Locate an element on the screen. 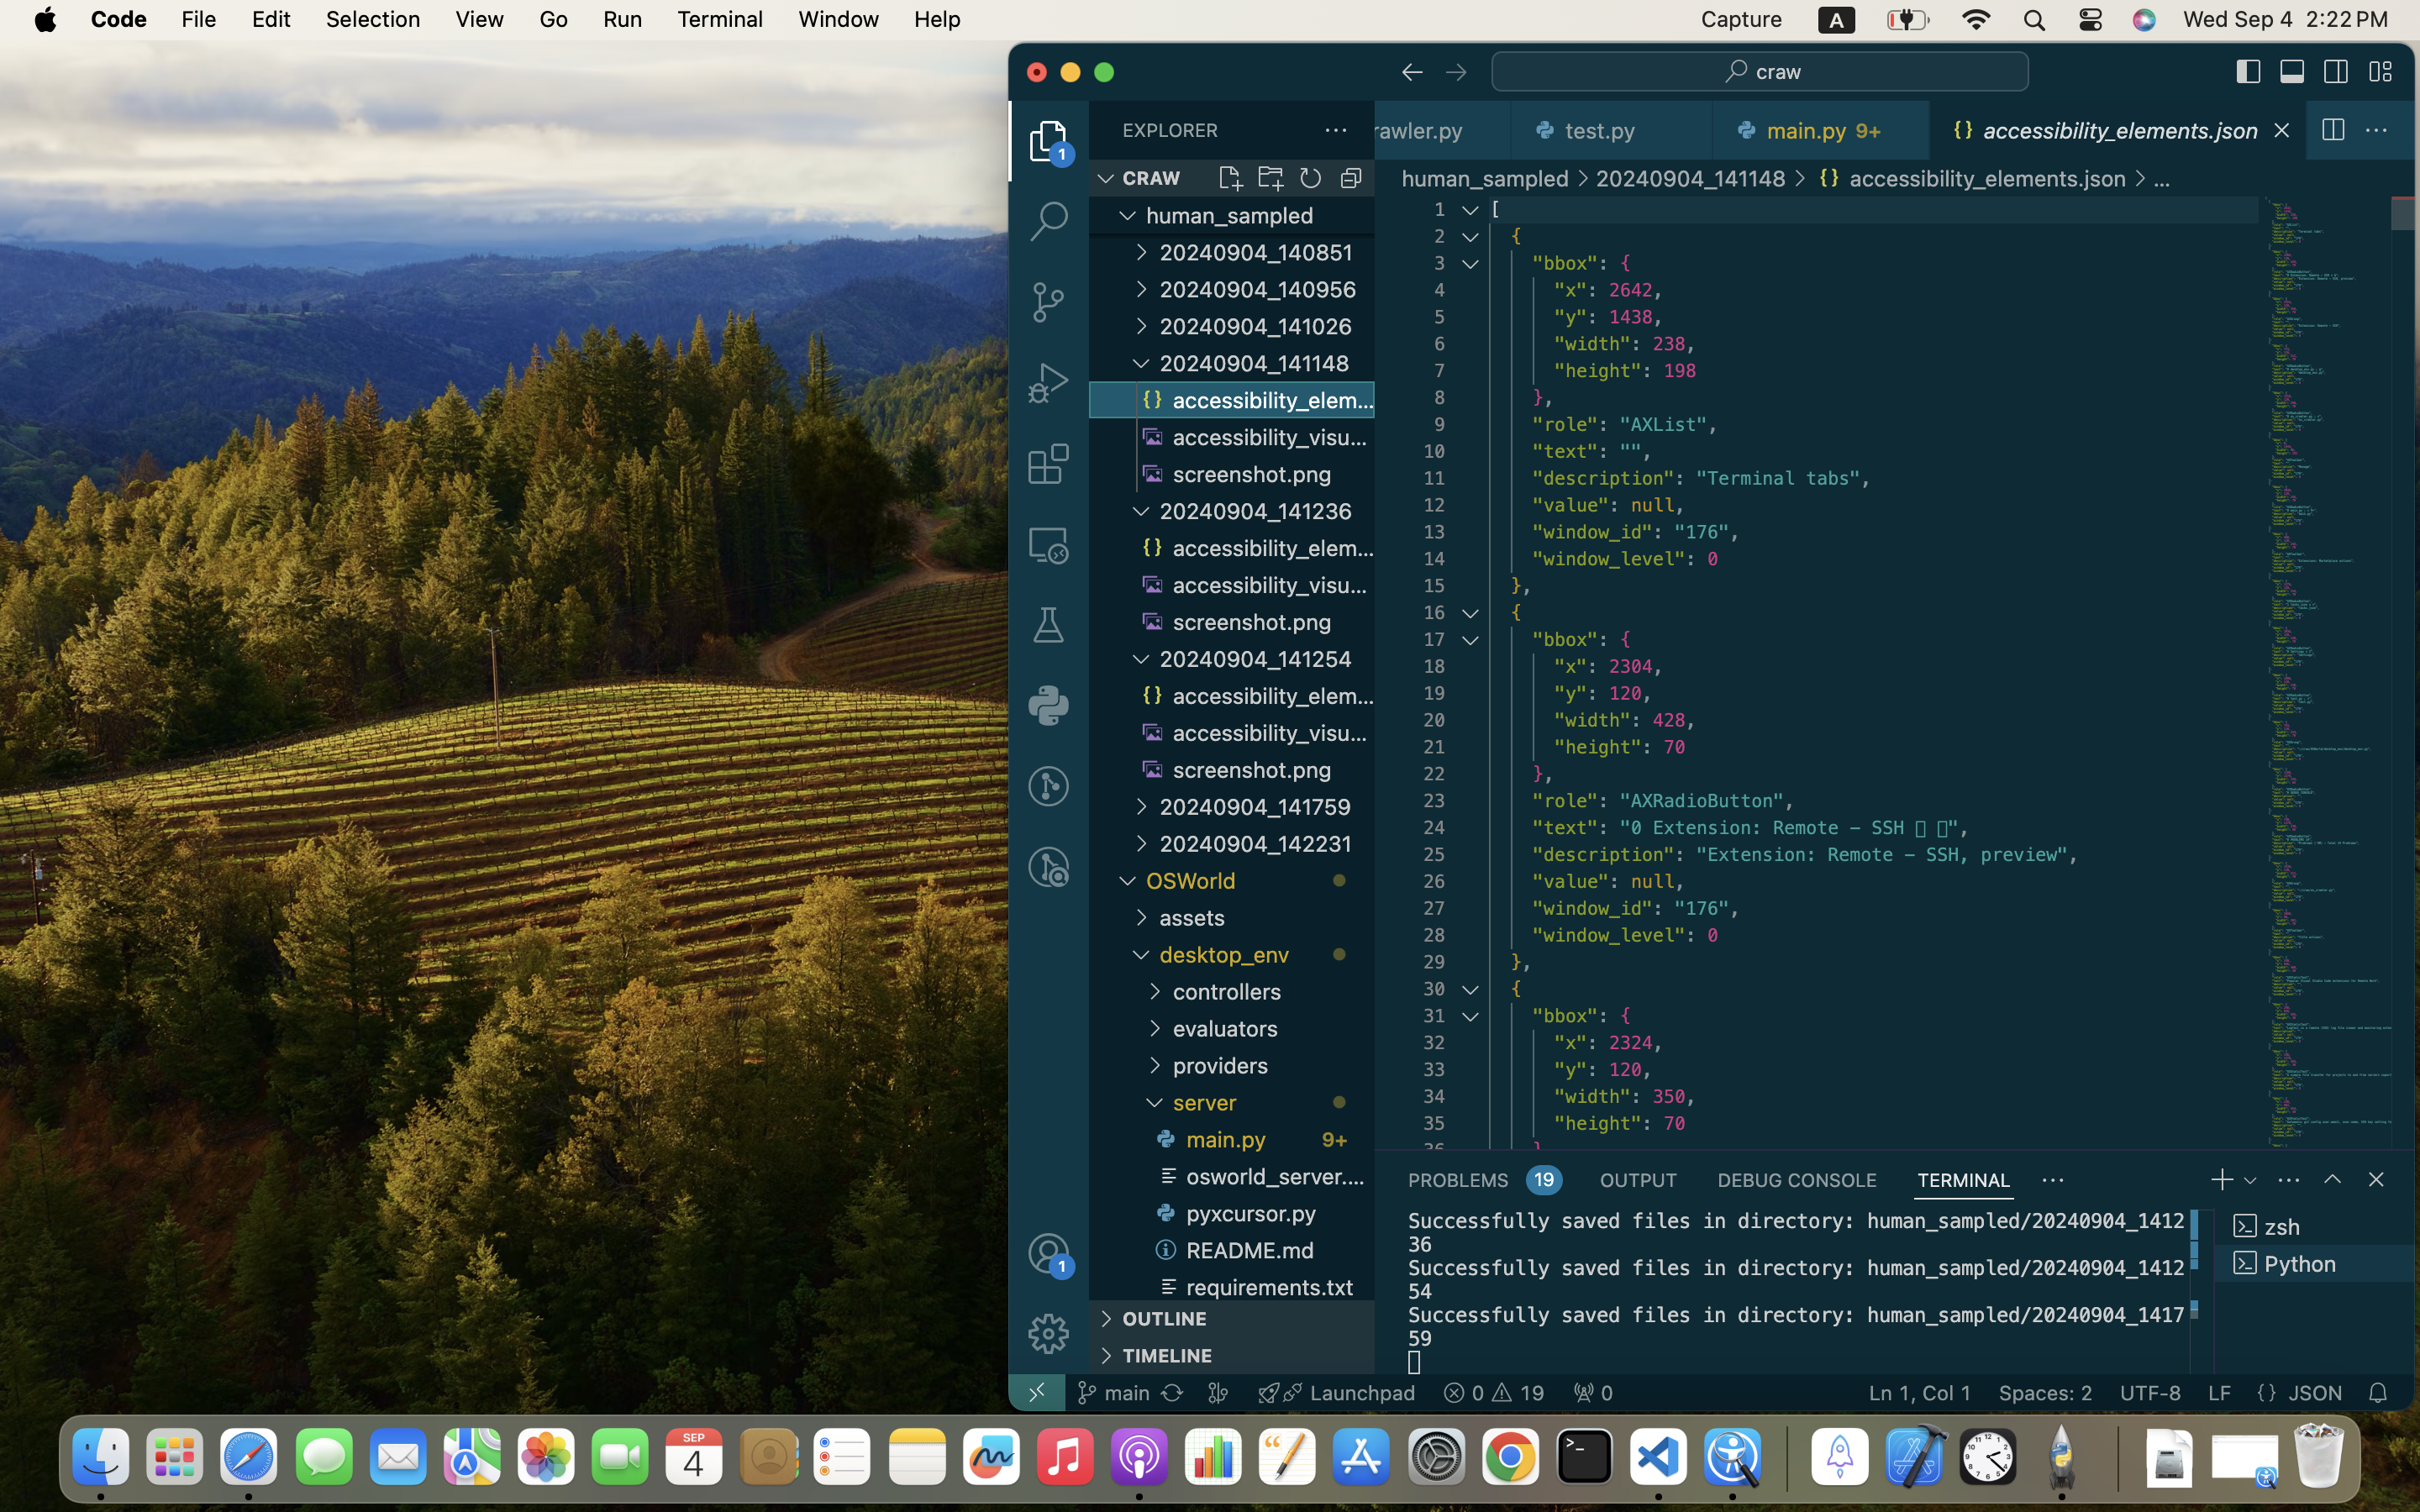 This screenshot has height=1512, width=2420. '20240904_142231' is located at coordinates (1265, 843).